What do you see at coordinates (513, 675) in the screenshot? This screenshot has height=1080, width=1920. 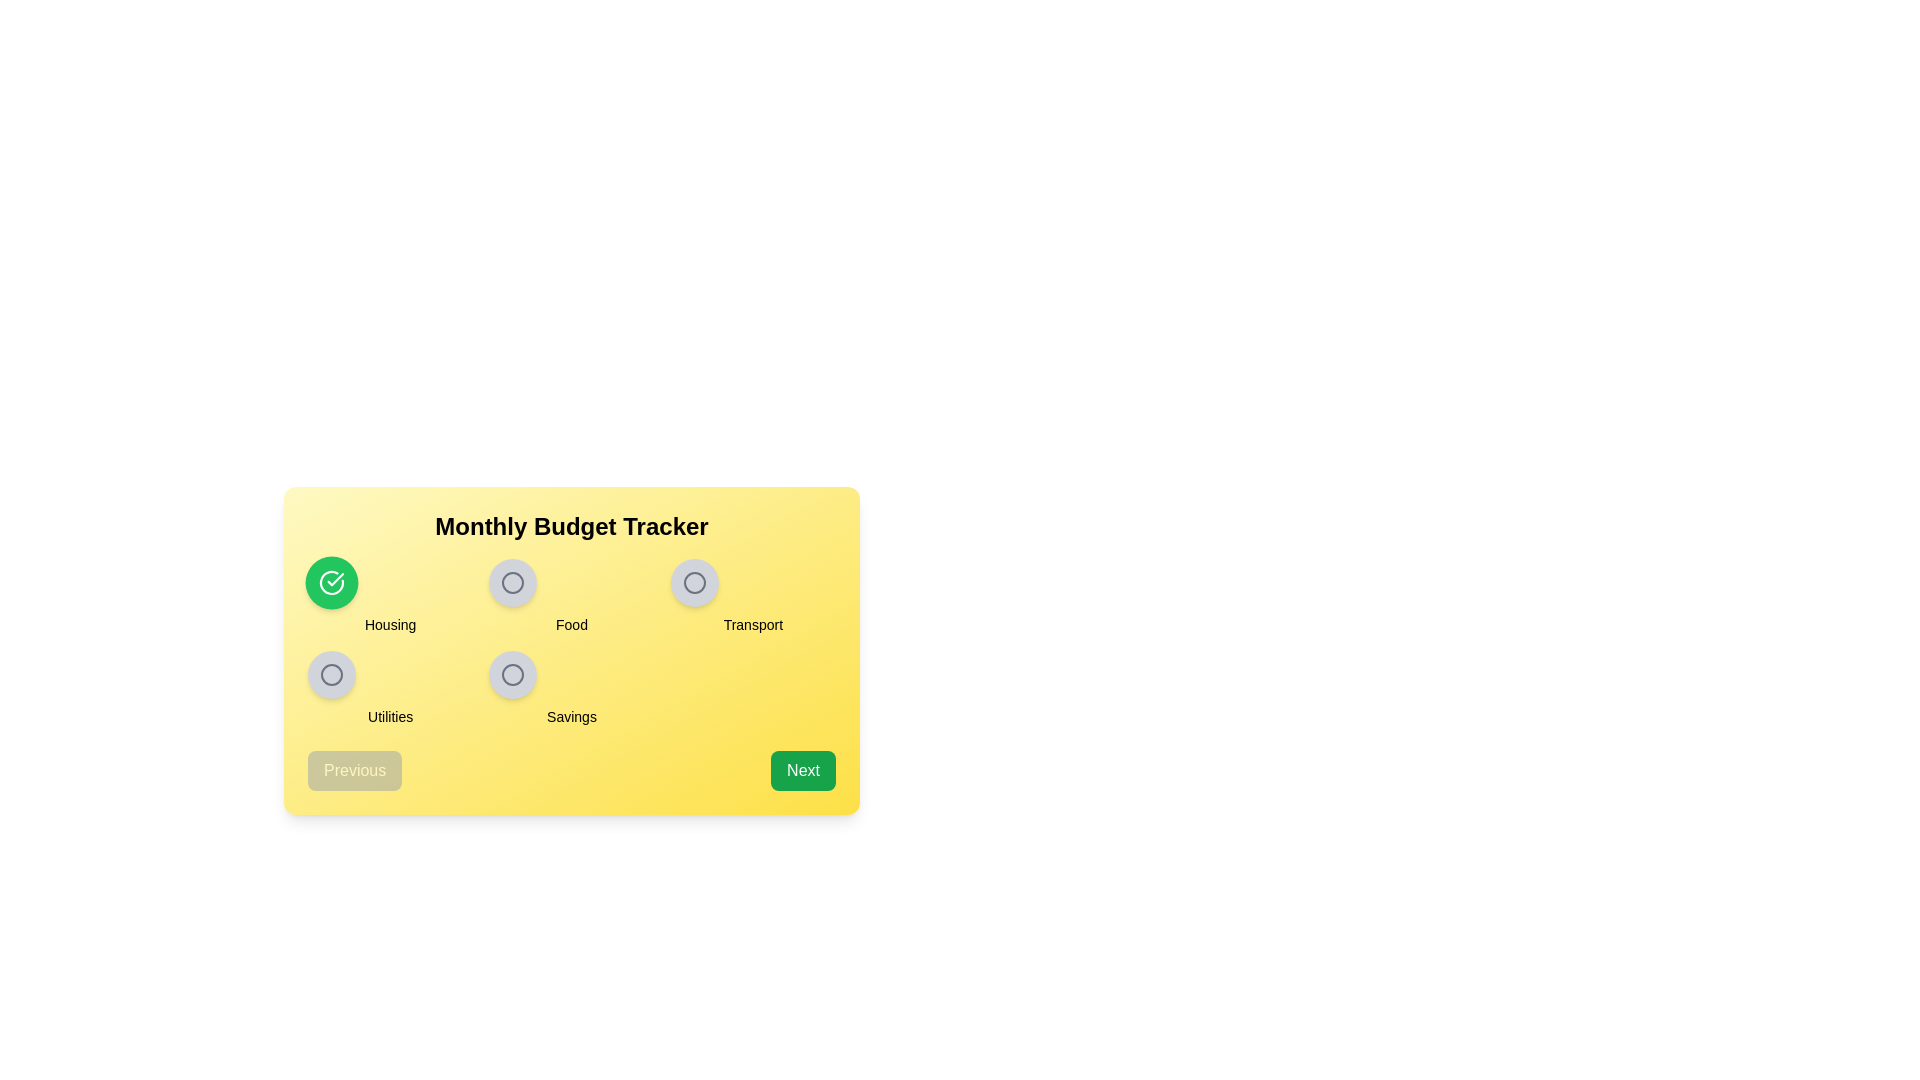 I see `the radio button associated with the 'Savings' option for visual feedback` at bounding box center [513, 675].